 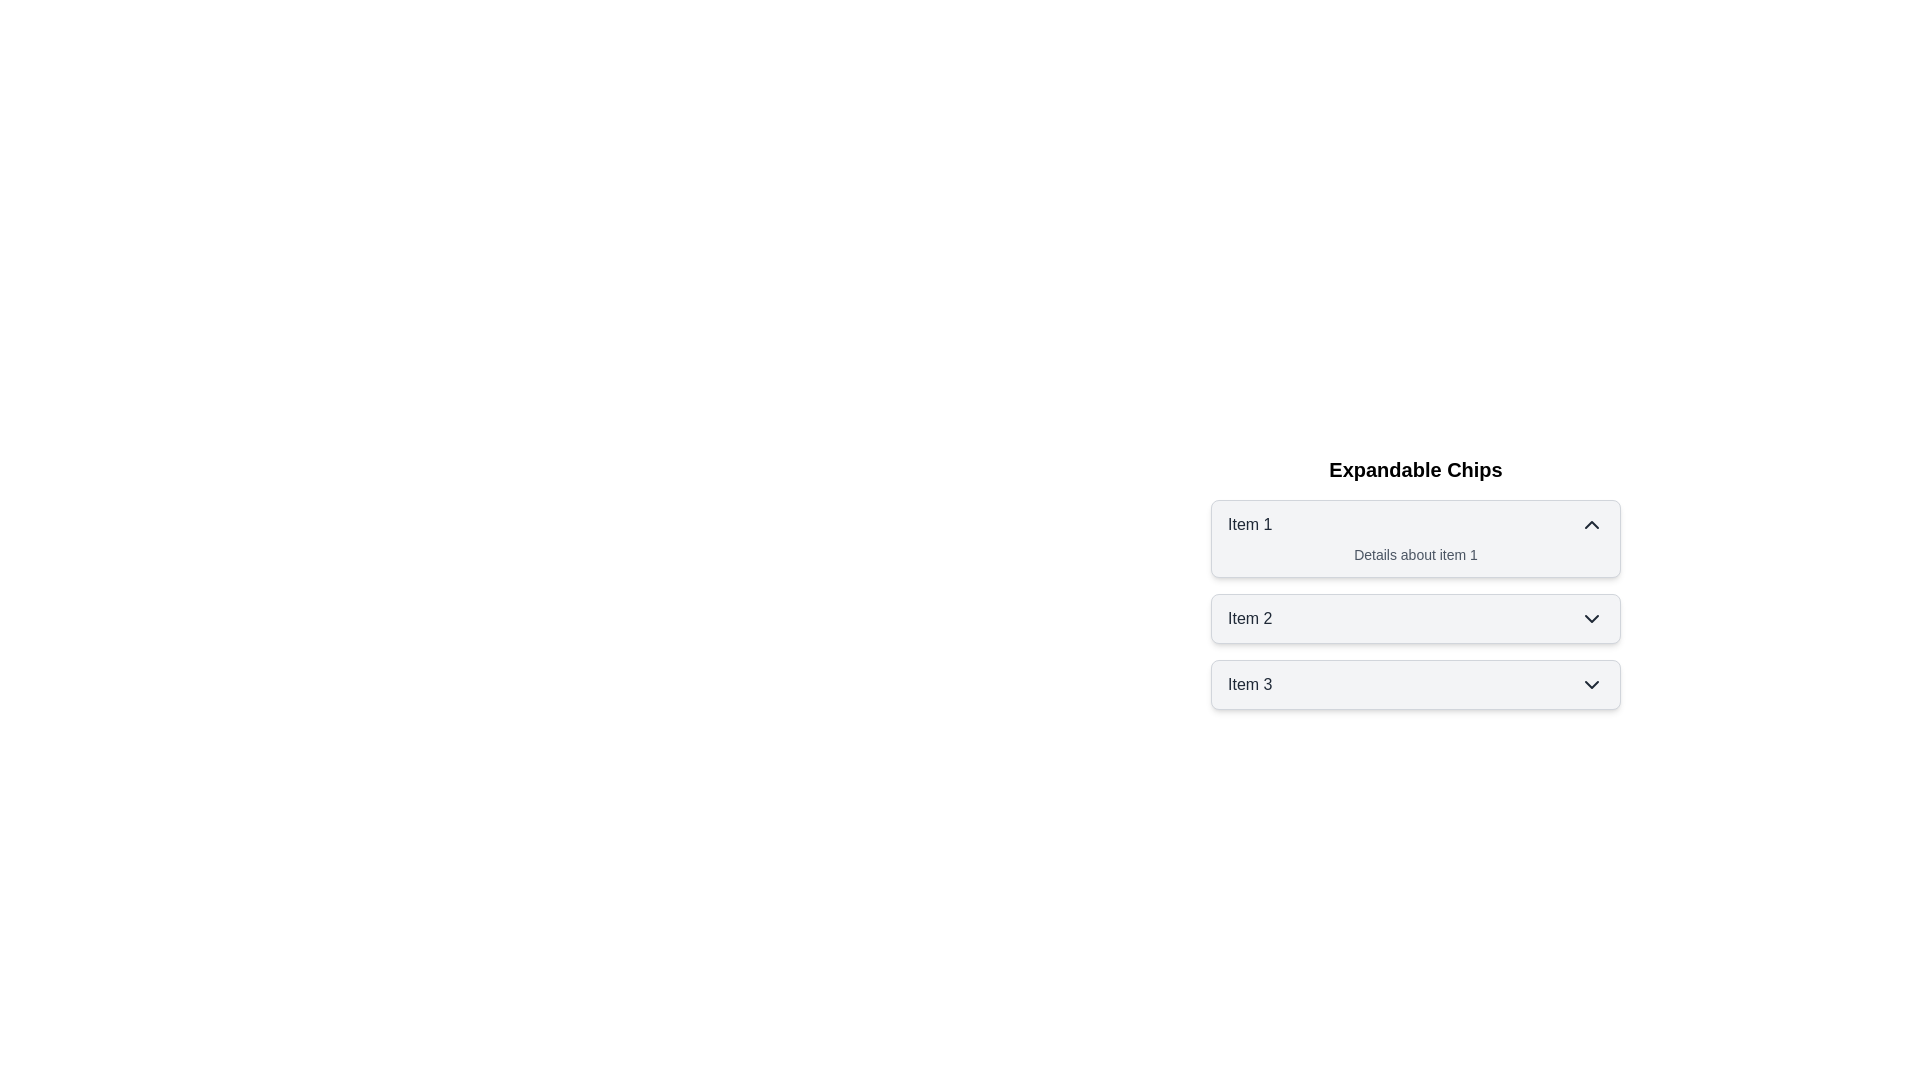 What do you see at coordinates (1248, 617) in the screenshot?
I see `the label of chip Item 2 to toggle its state` at bounding box center [1248, 617].